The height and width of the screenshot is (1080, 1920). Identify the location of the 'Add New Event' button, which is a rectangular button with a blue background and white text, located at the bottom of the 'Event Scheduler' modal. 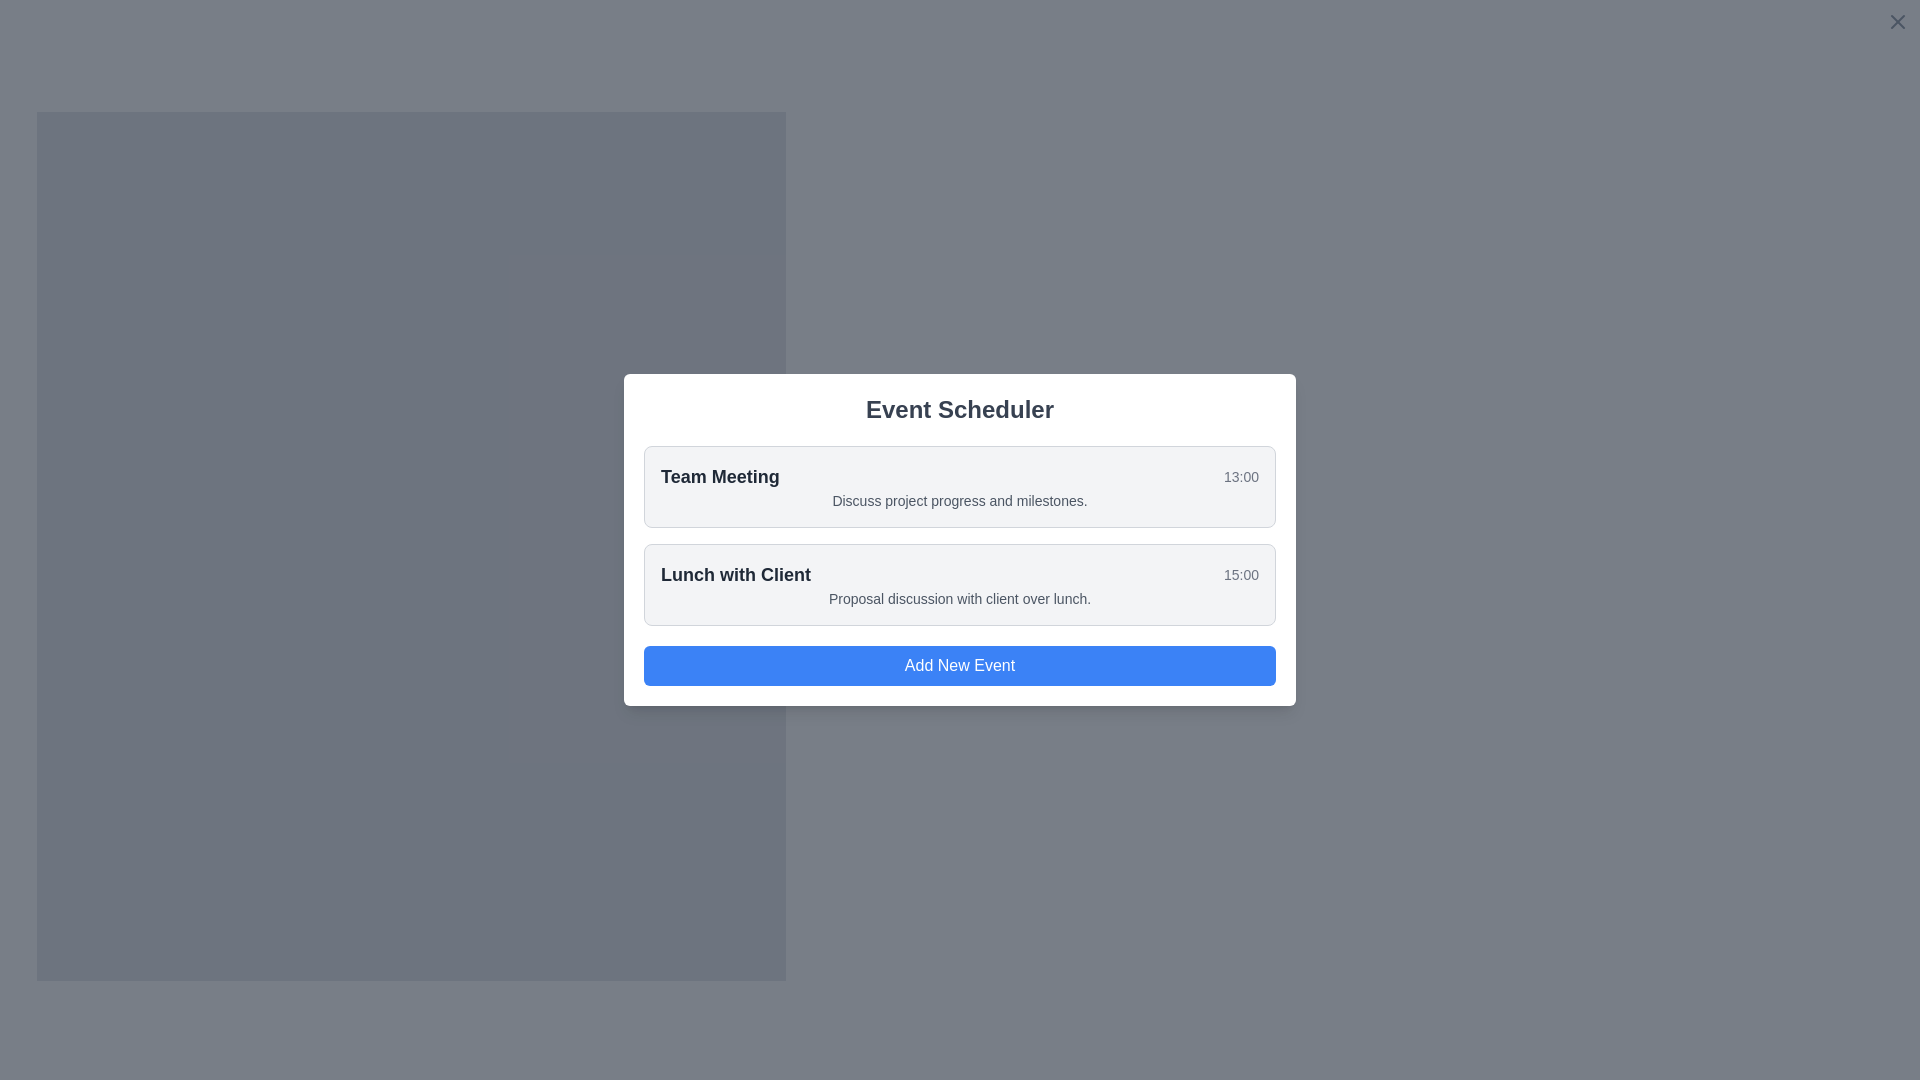
(960, 666).